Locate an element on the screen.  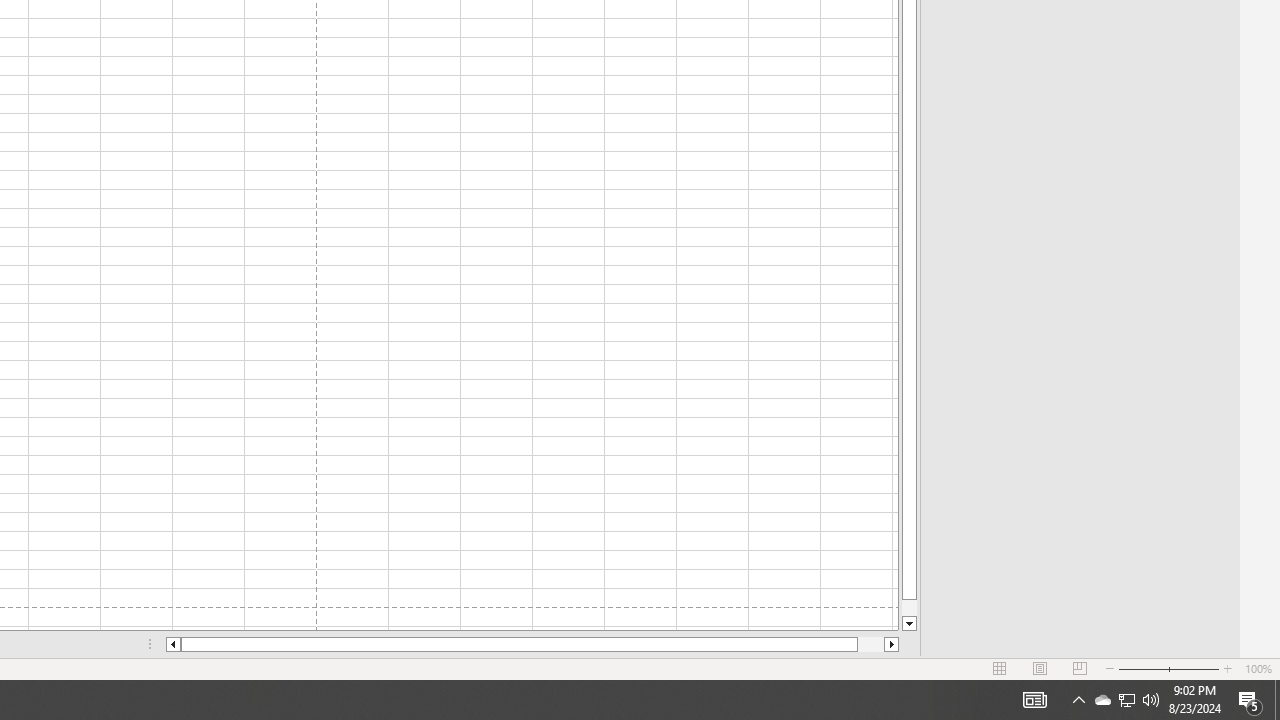
'Column right' is located at coordinates (891, 644).